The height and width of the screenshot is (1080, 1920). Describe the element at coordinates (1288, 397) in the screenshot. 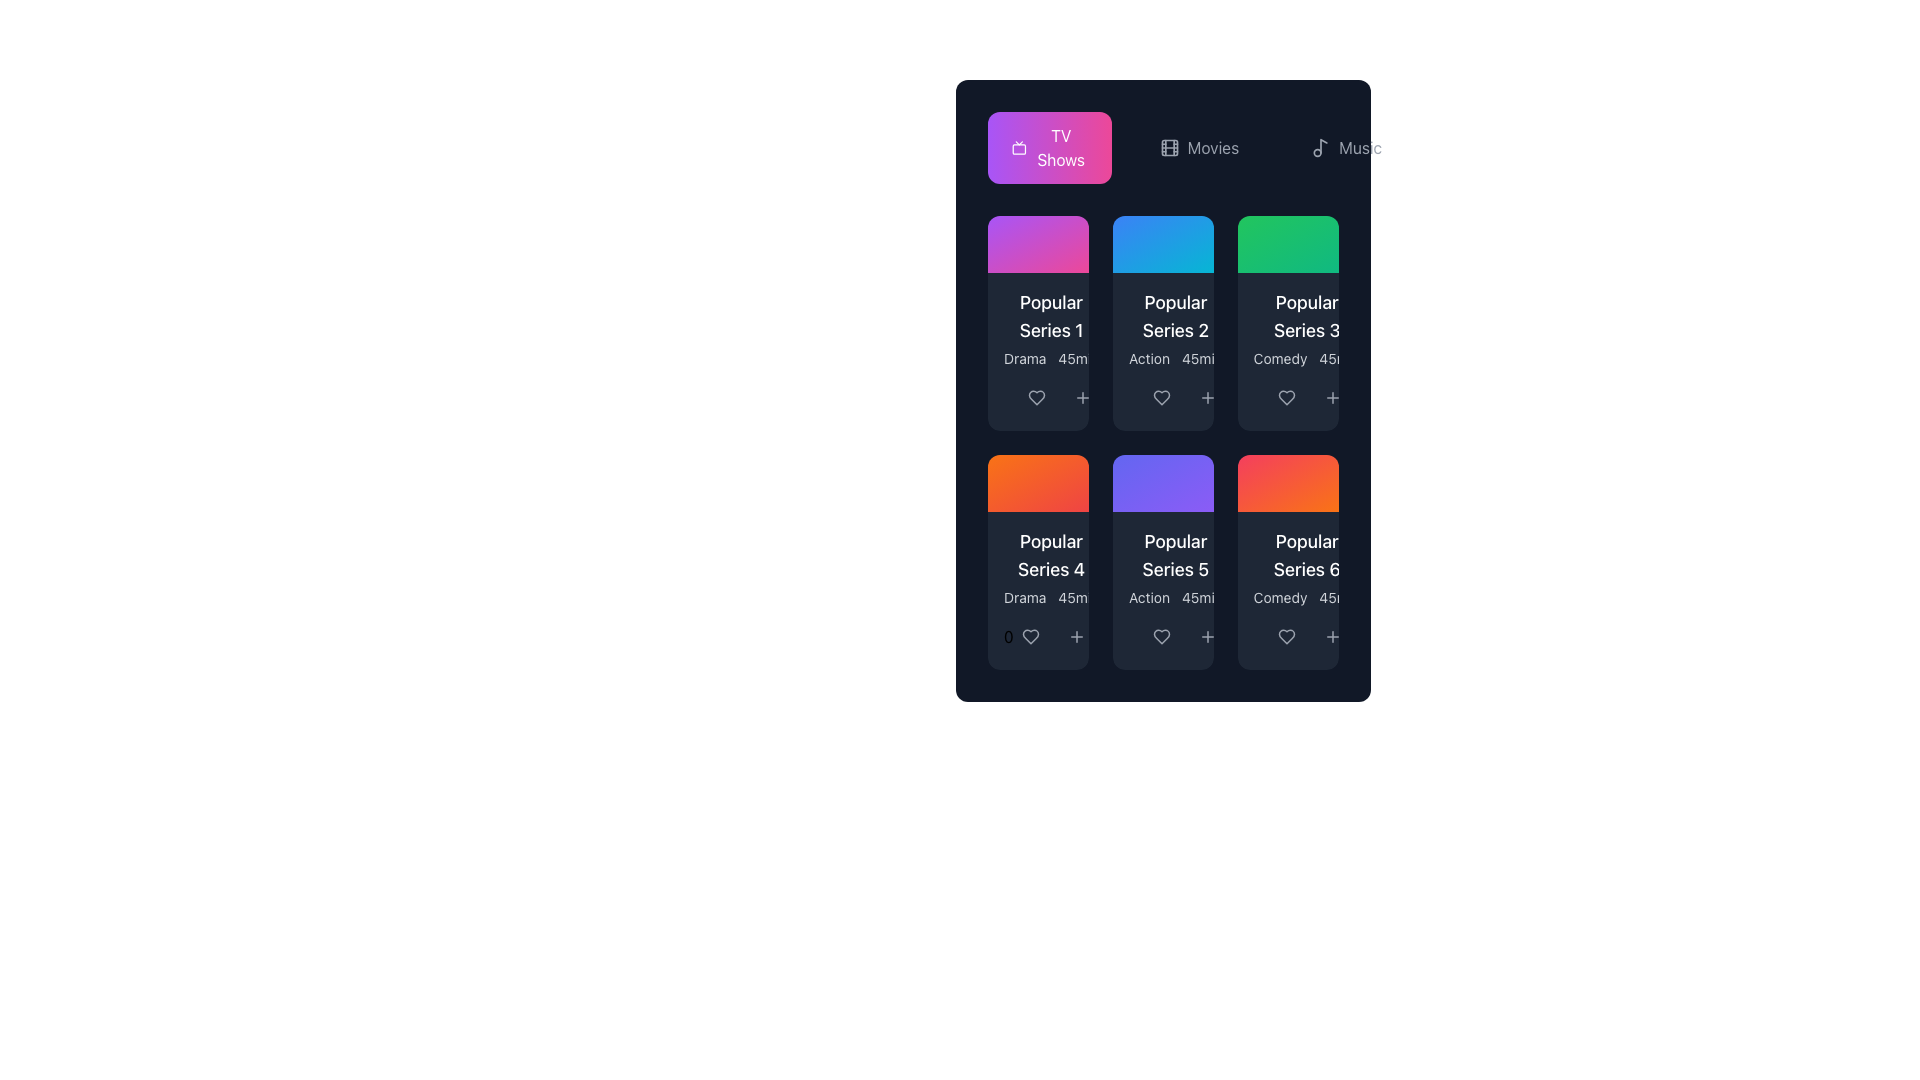

I see `the heart icon button outlined in gray located below the 'Popular Series 3' card` at that location.